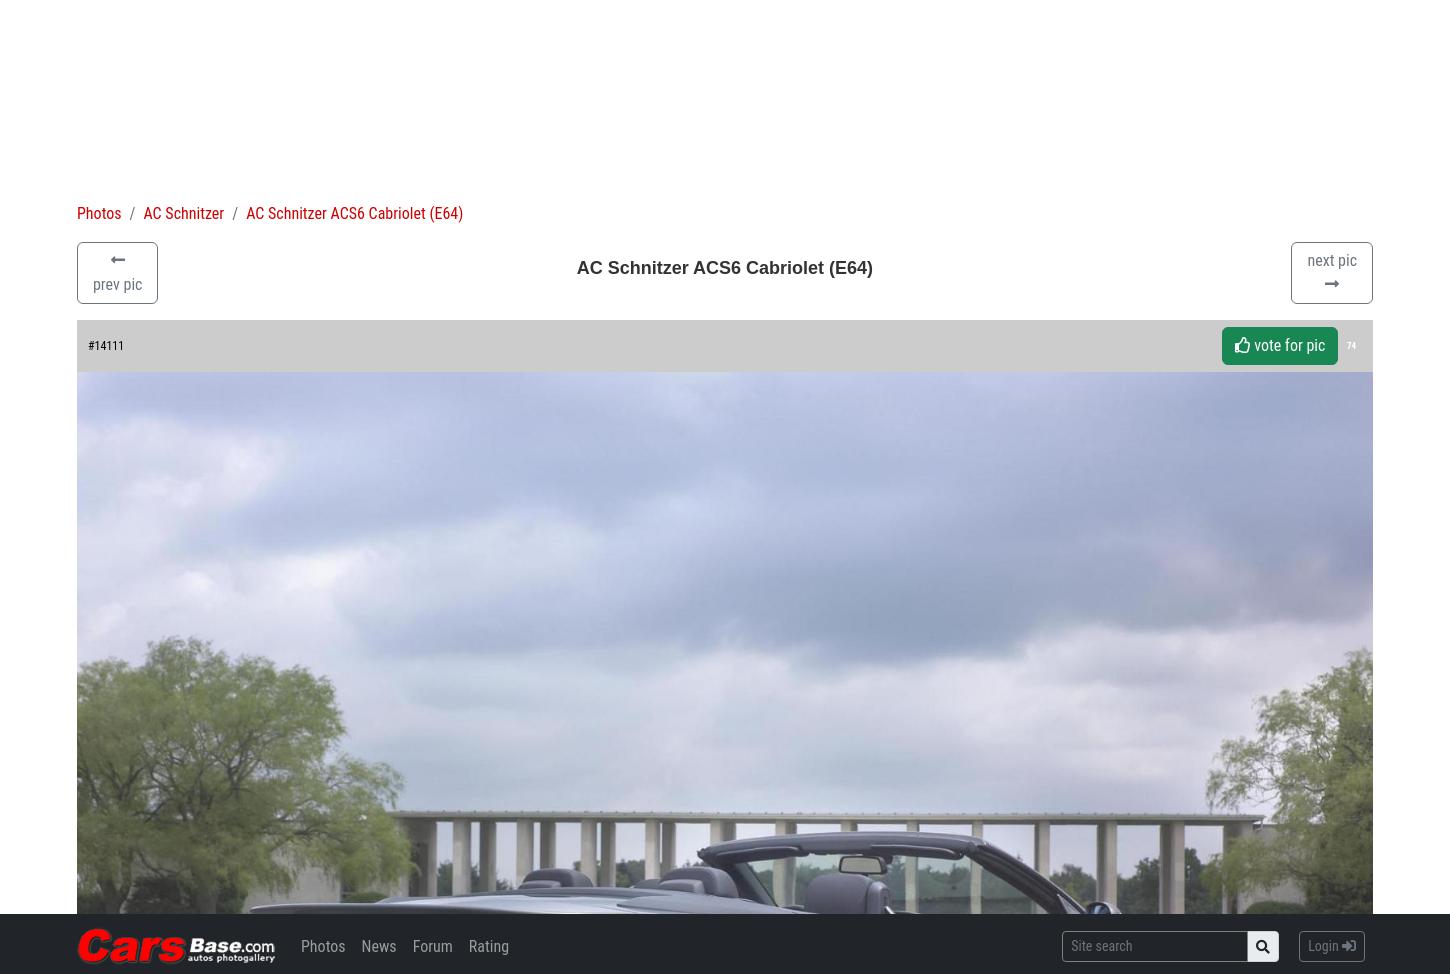 This screenshot has height=974, width=1450. I want to click on 'Photo of AC Schnitzer ACS6 Cabriolet (E64) 14111.
                            Image size: 1600 x 1200.
                              Upload date: 2004-09-30.                             Number of votes: 74.', so click(466, 578).